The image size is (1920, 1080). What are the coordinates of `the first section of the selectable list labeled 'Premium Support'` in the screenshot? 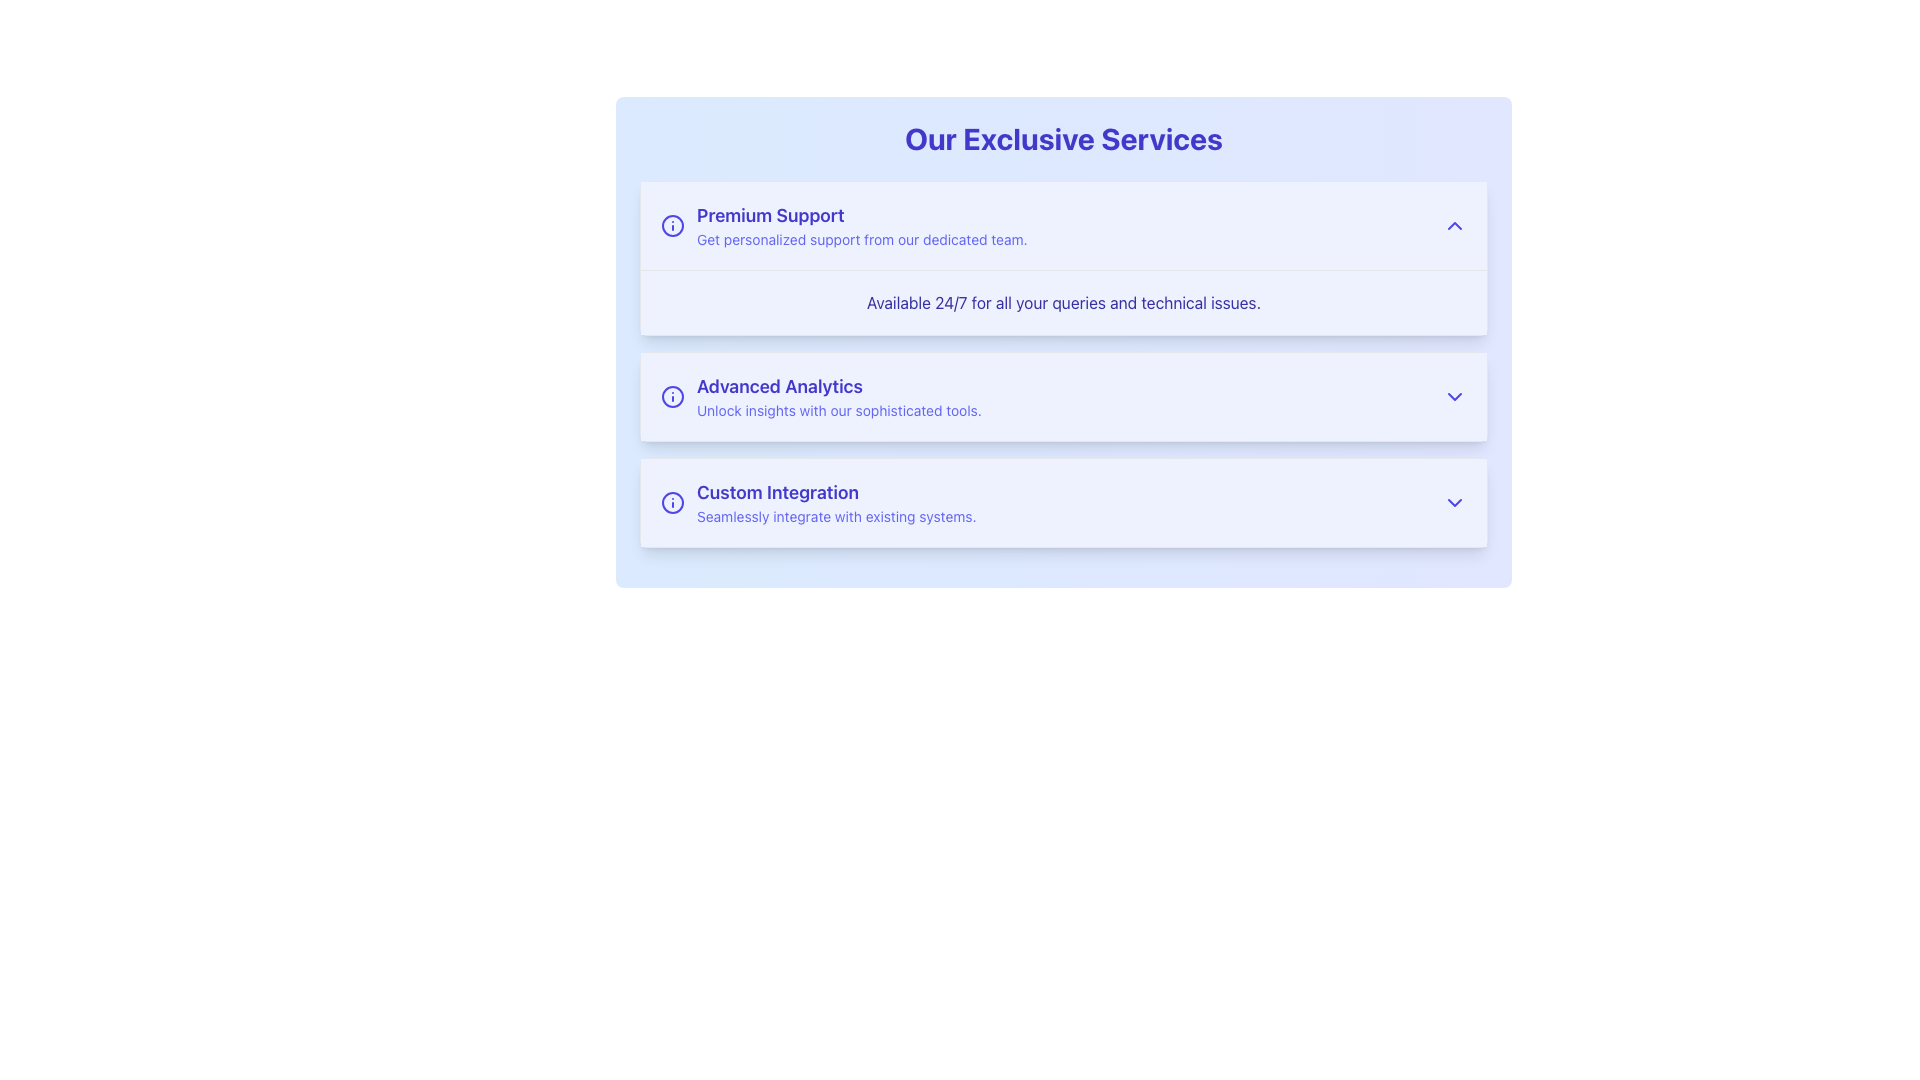 It's located at (844, 225).